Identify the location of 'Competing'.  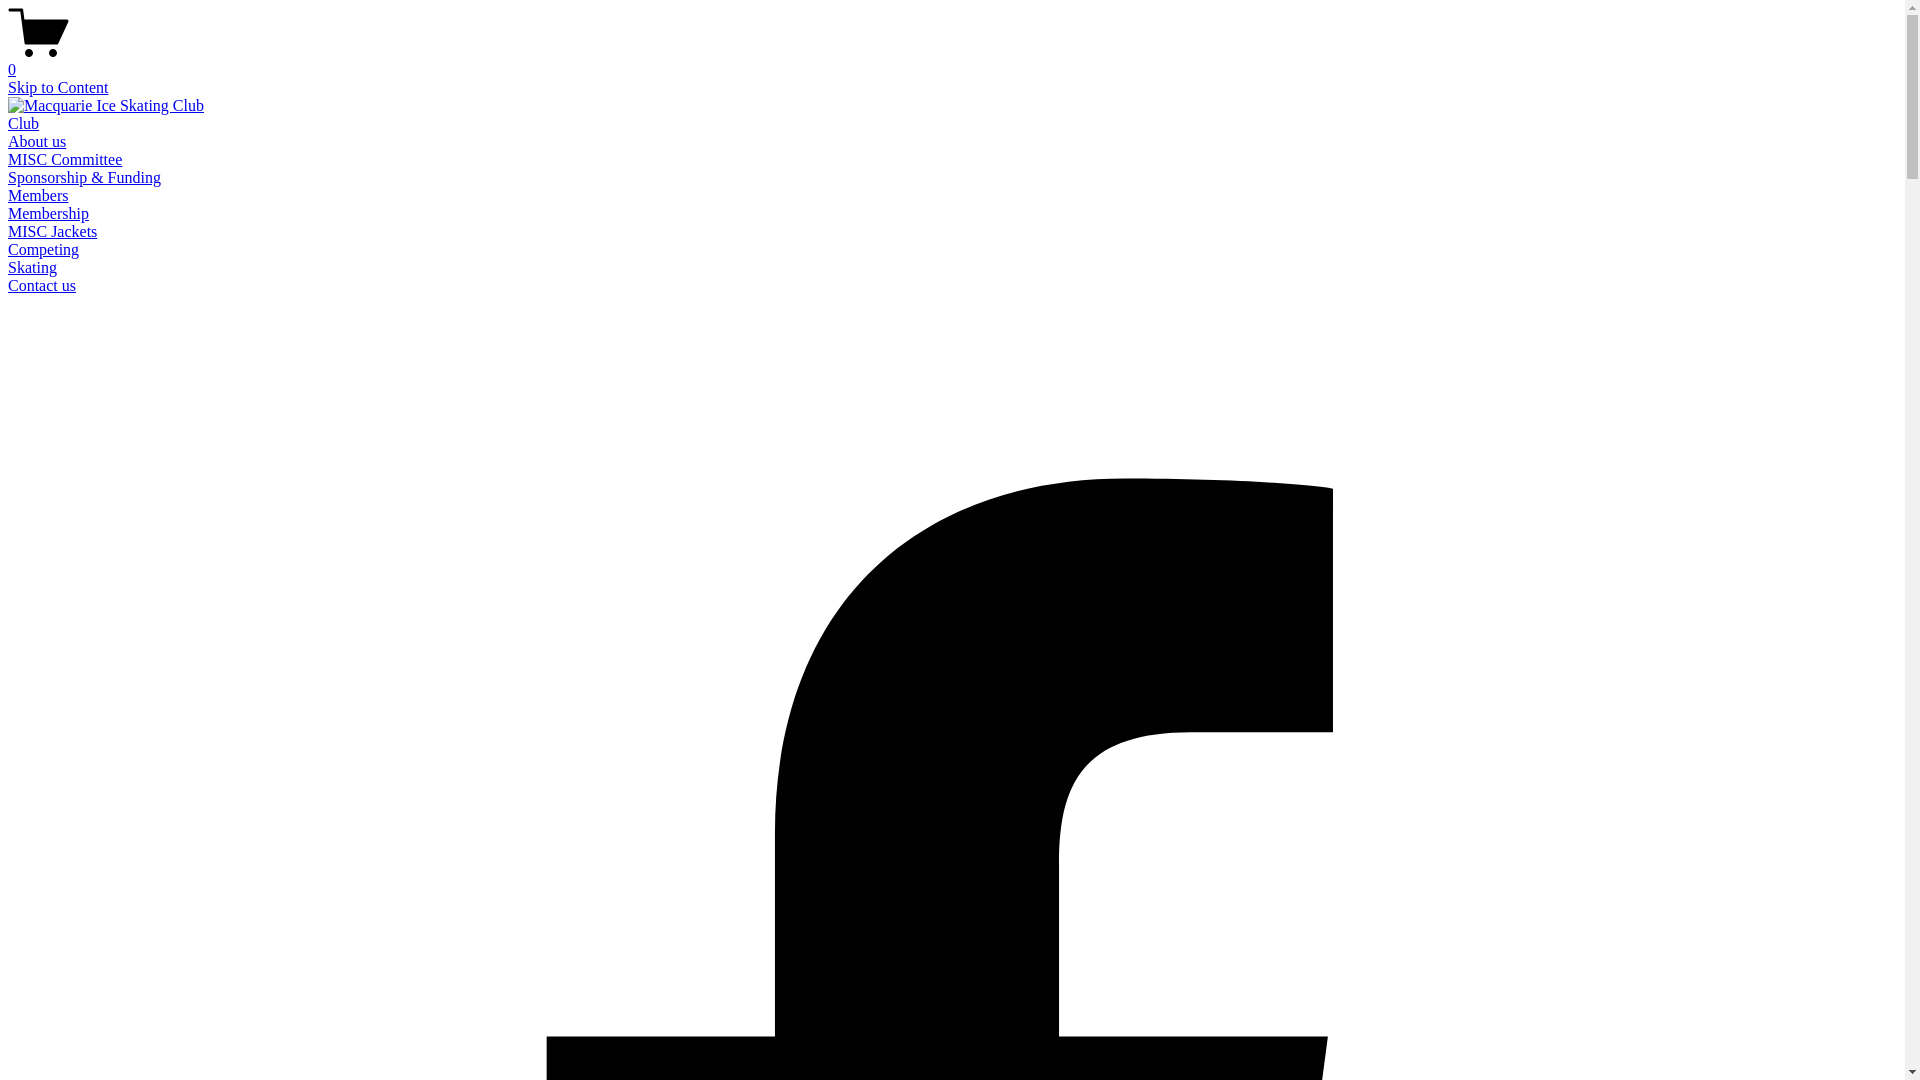
(43, 248).